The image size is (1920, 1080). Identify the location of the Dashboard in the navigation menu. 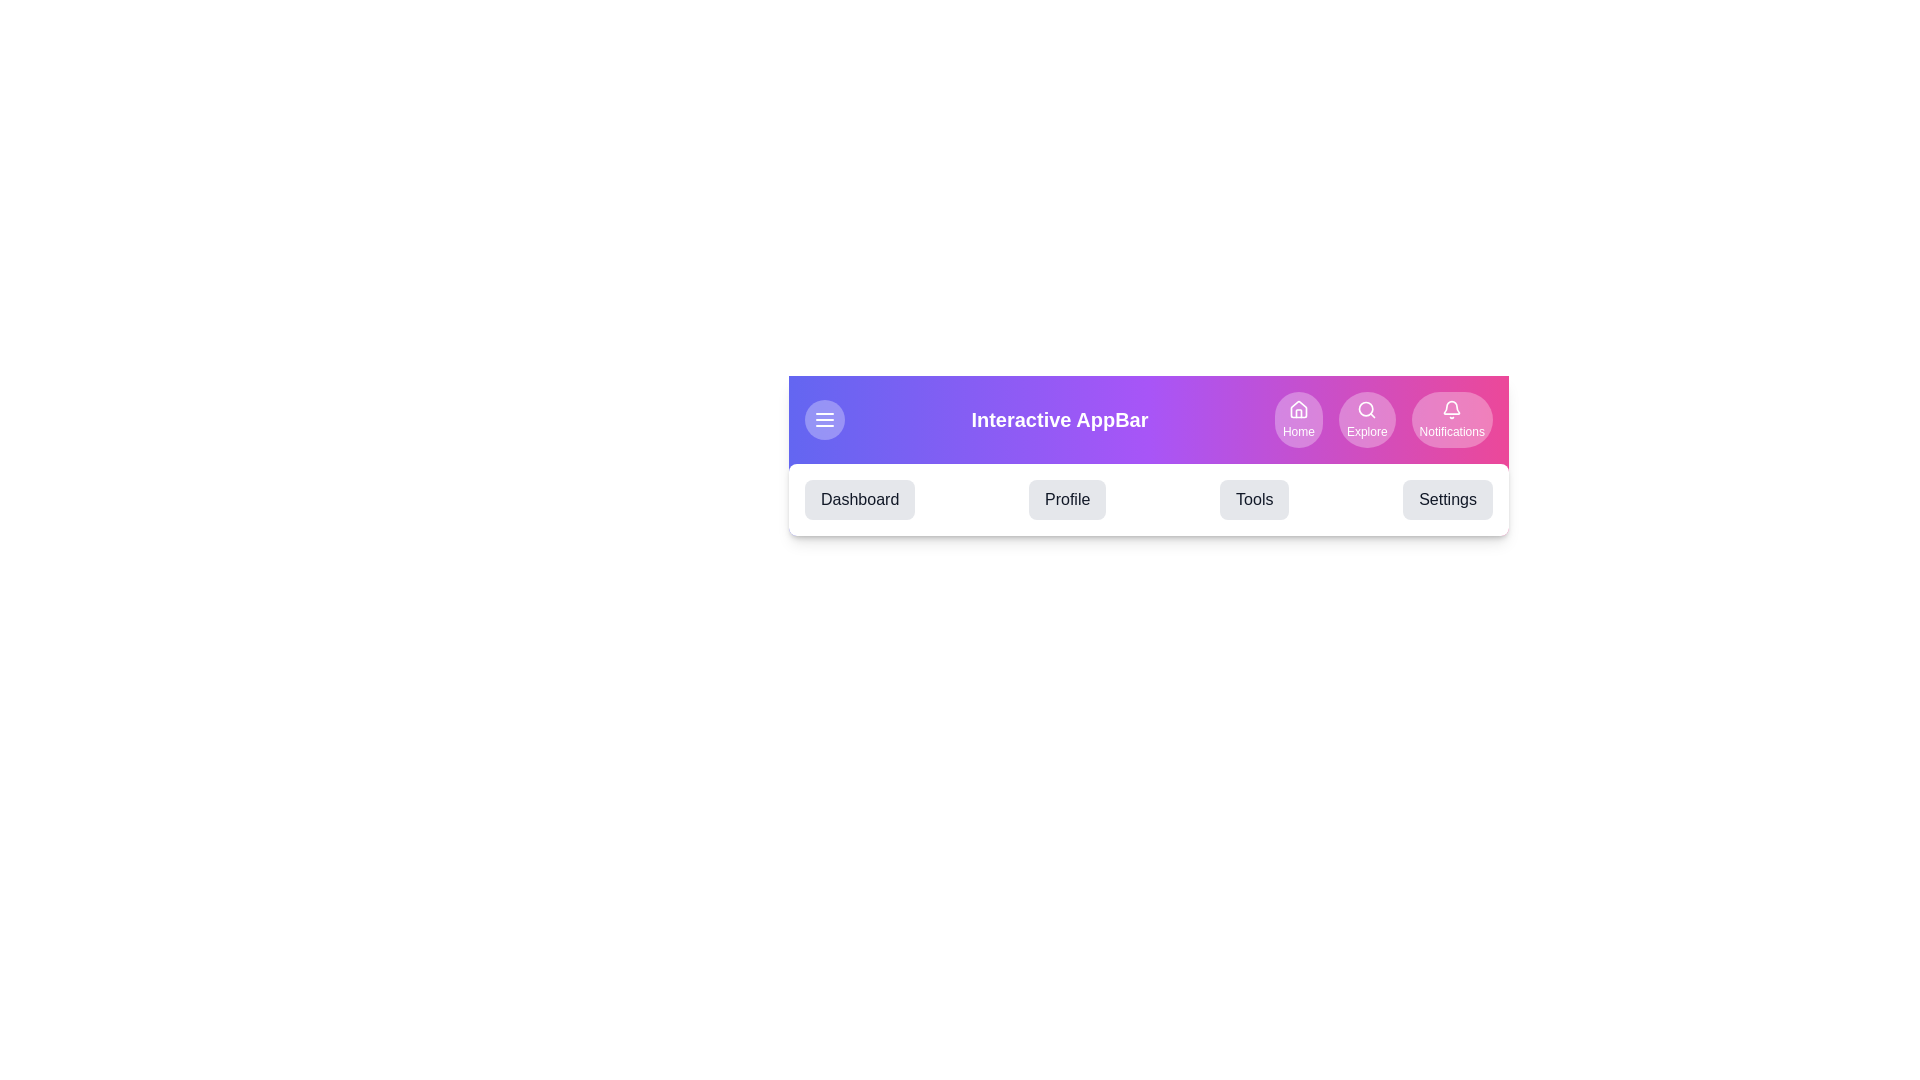
(859, 499).